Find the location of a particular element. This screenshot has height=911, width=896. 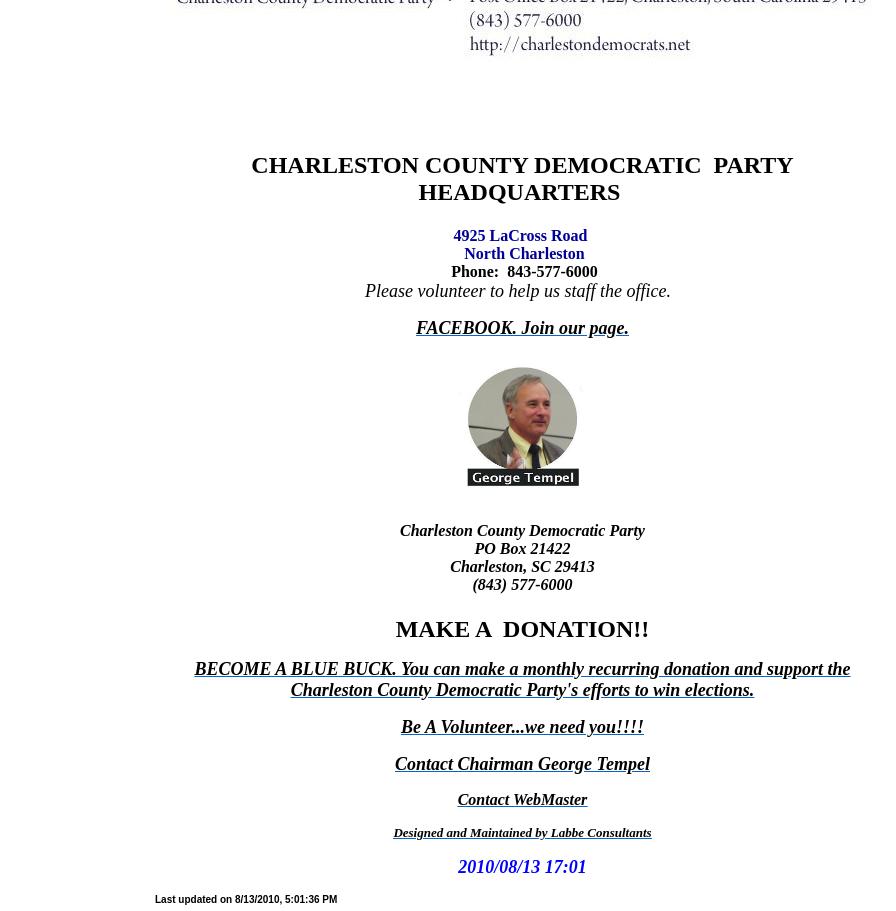

'FACEBOOK. Join our page.' is located at coordinates (522, 326).